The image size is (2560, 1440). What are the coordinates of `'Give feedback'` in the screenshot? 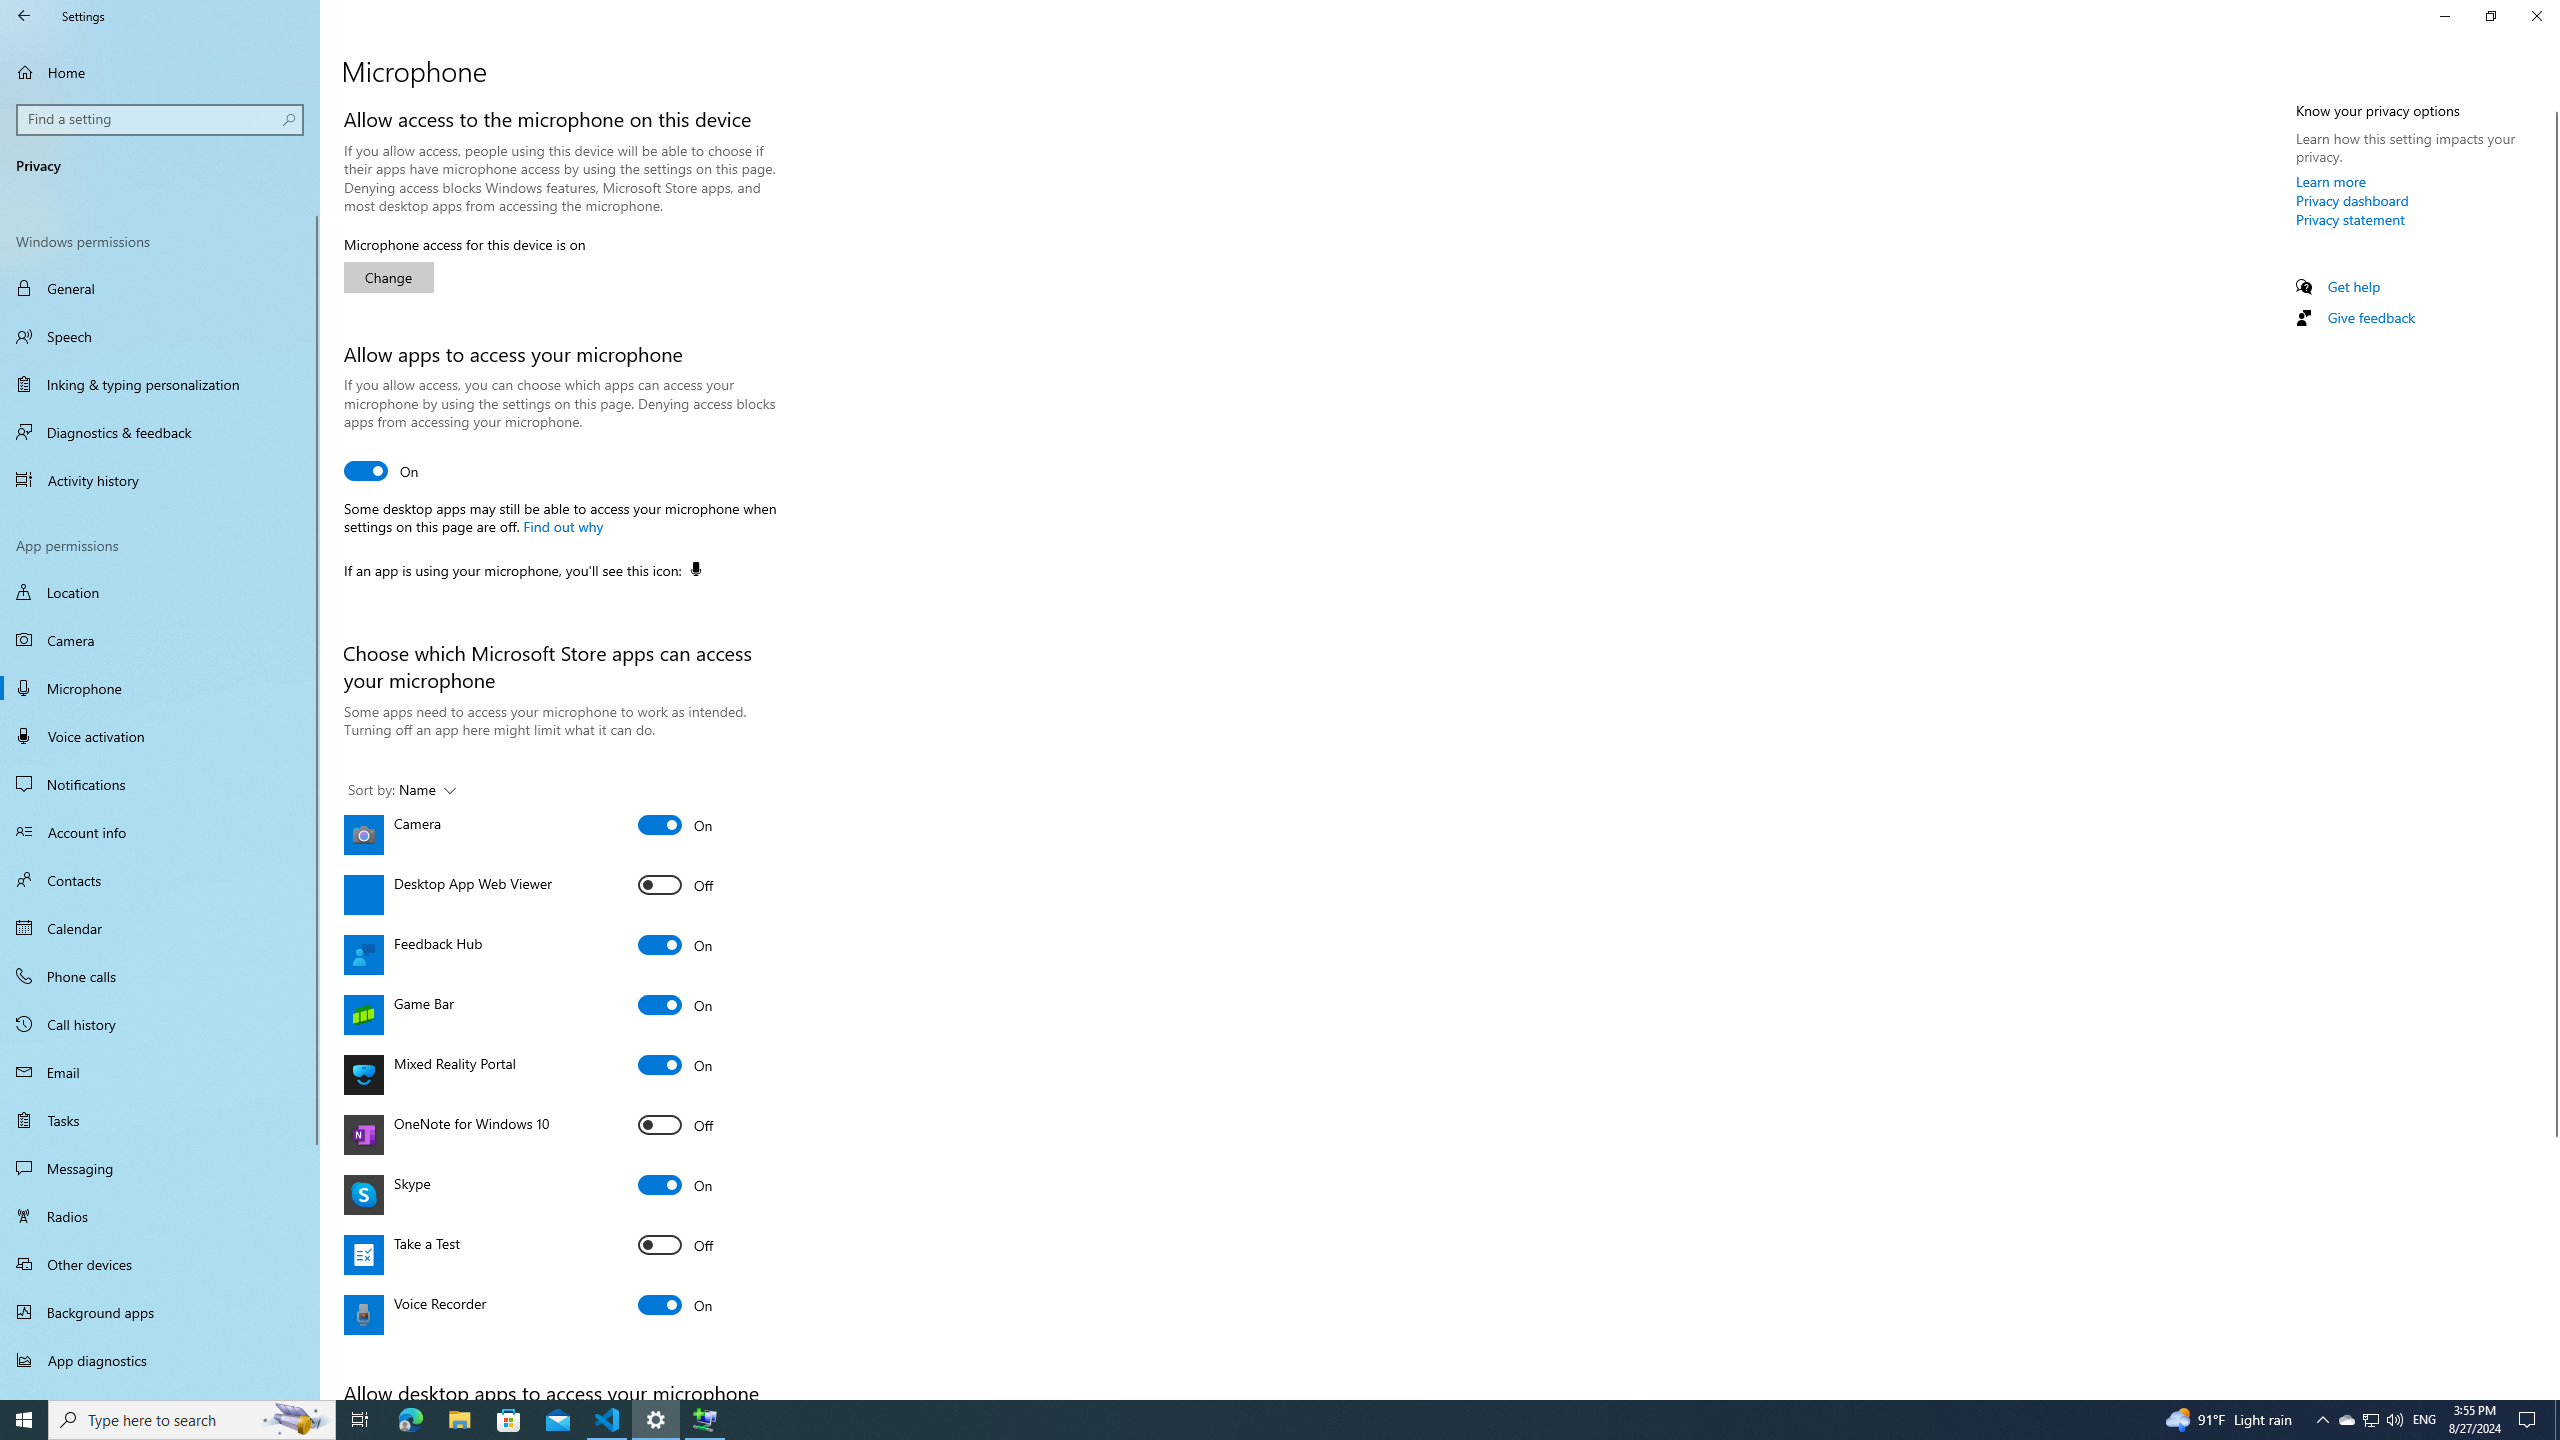 It's located at (2369, 317).